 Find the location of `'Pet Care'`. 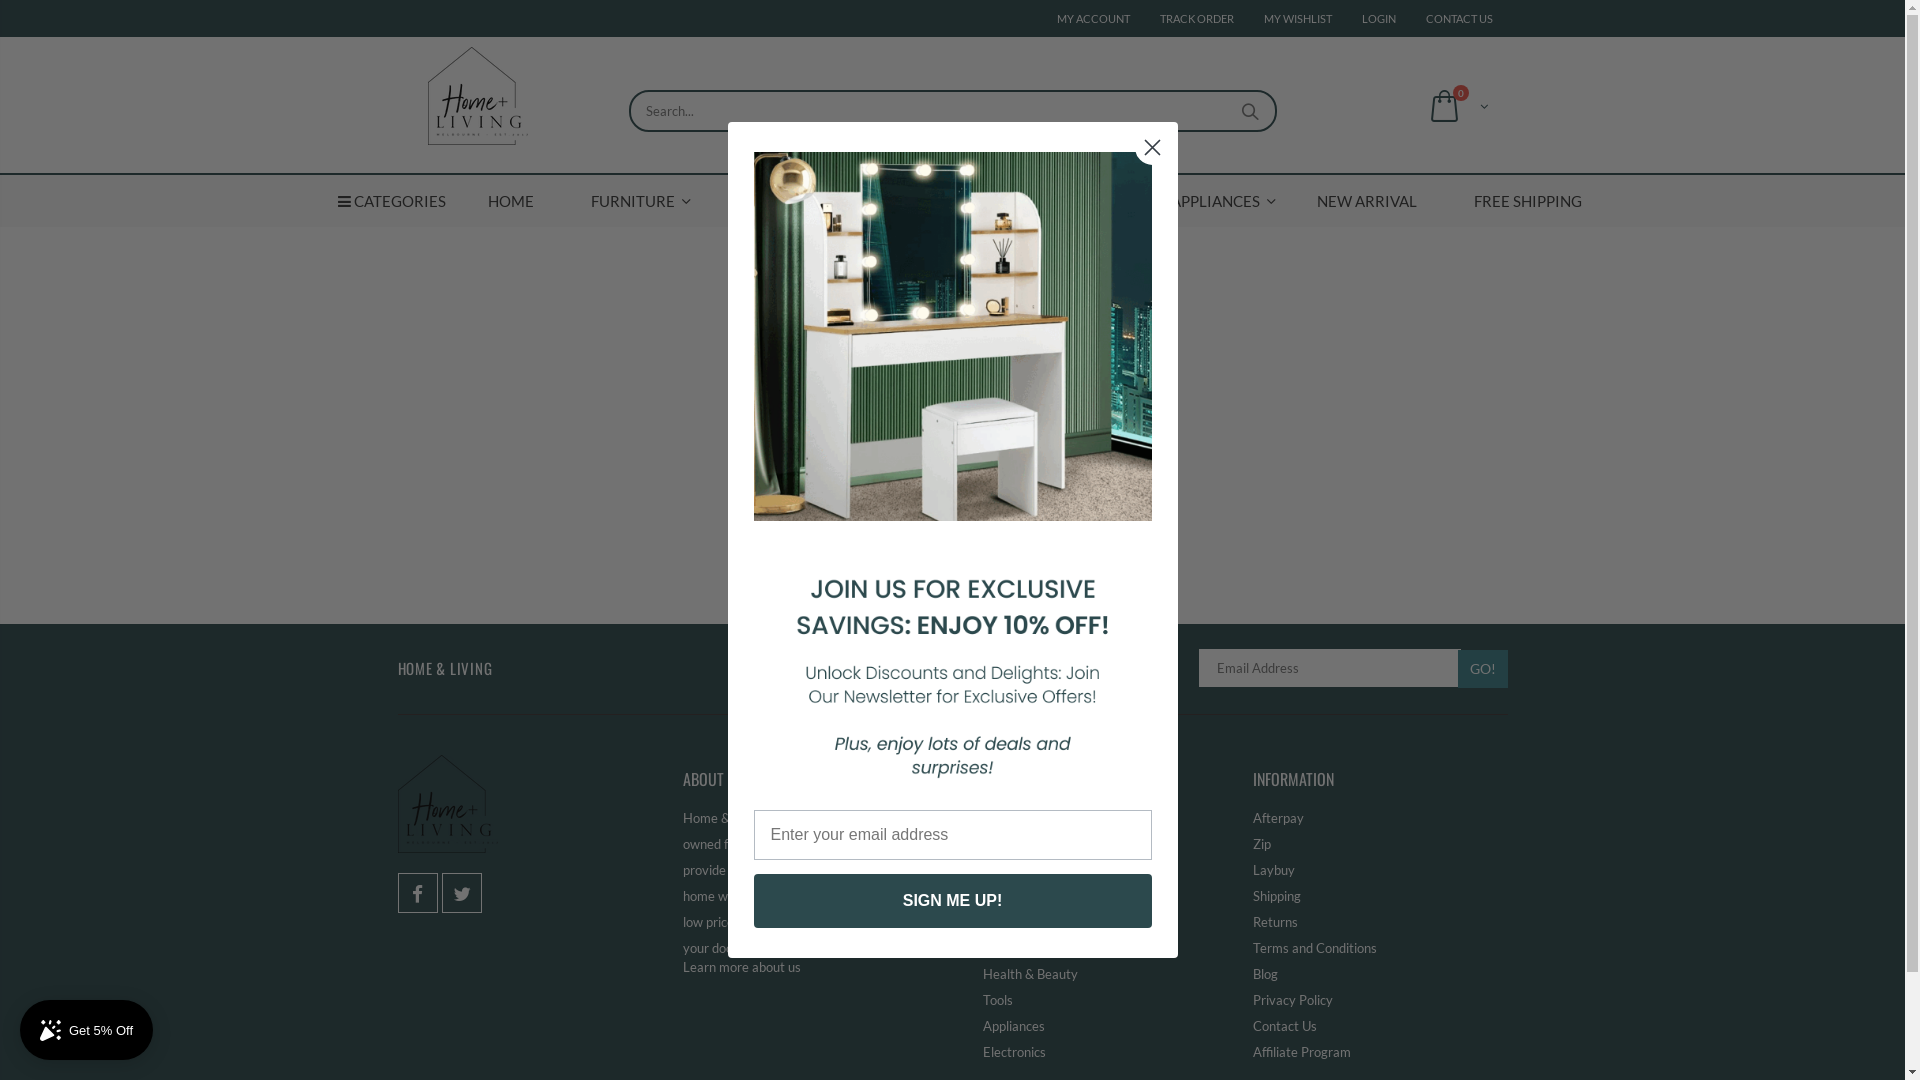

'Pet Care' is located at coordinates (1007, 894).